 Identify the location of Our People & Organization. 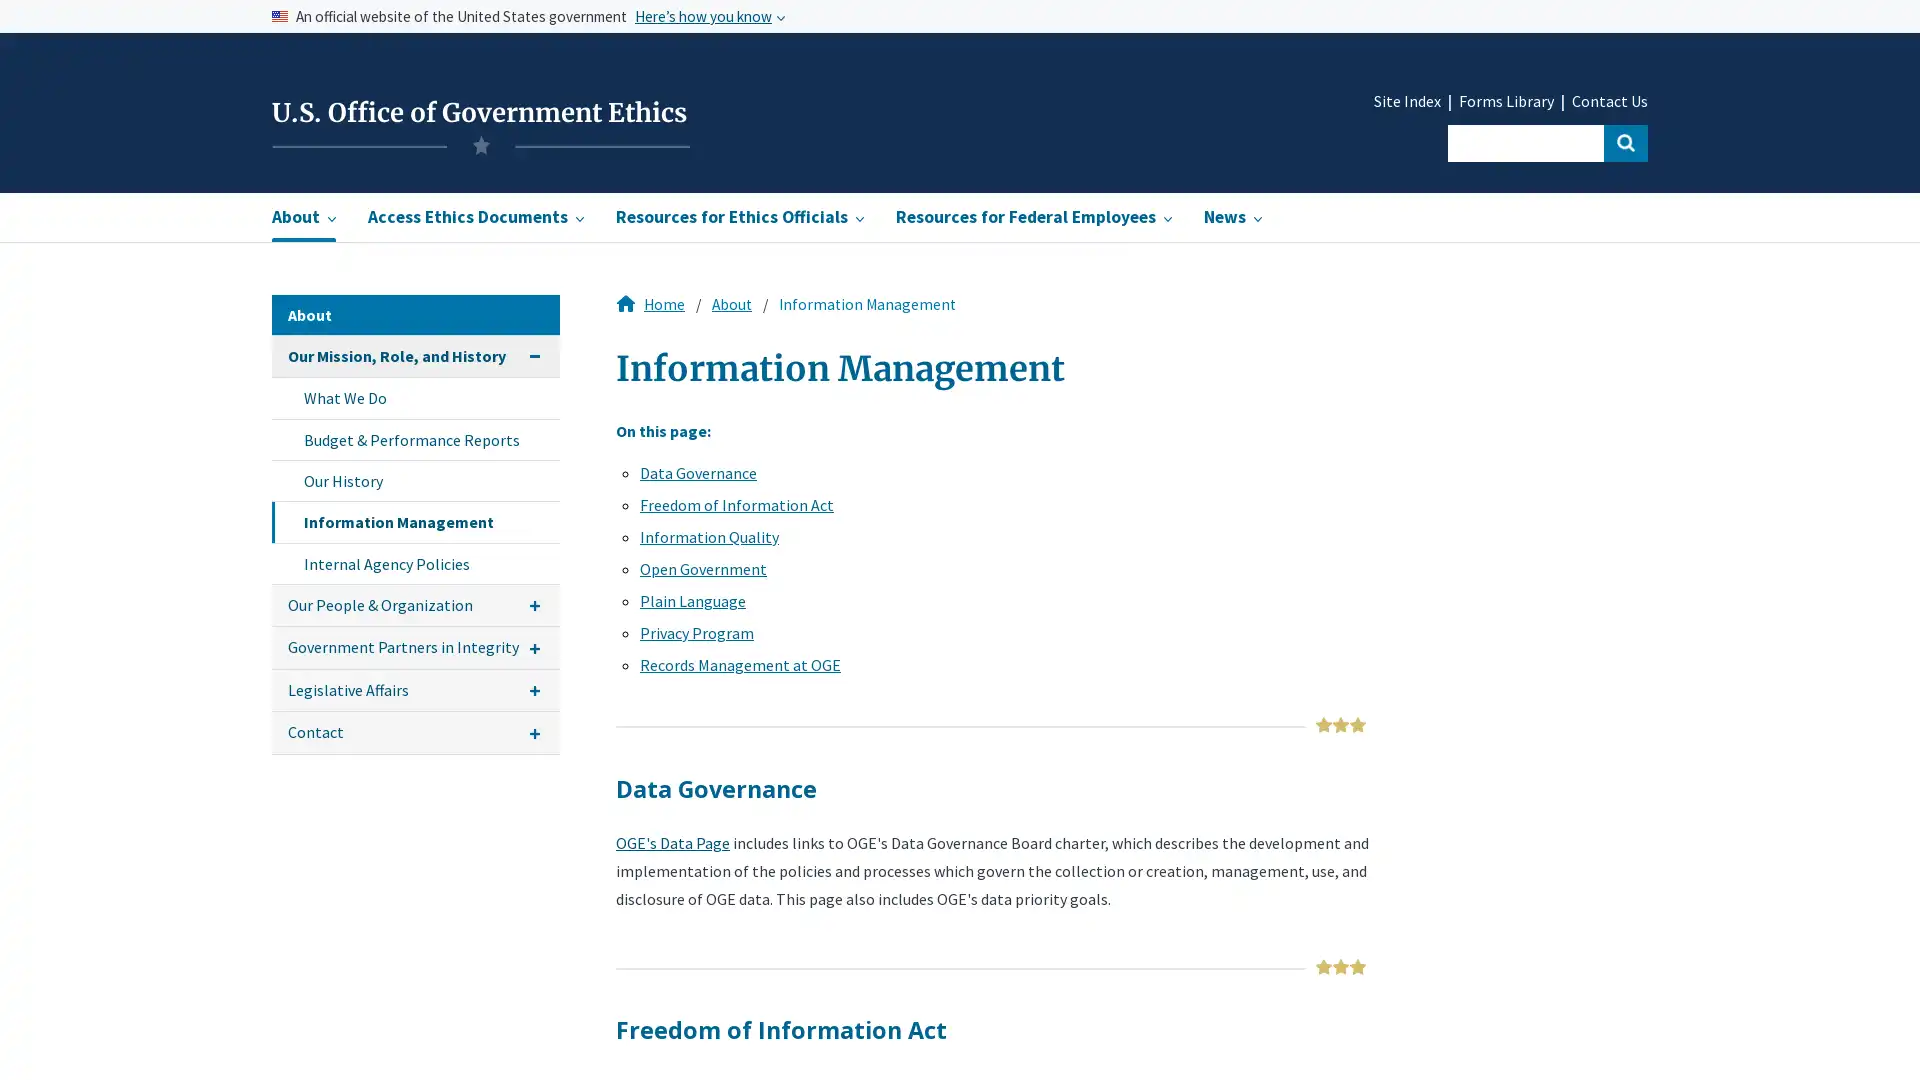
(415, 604).